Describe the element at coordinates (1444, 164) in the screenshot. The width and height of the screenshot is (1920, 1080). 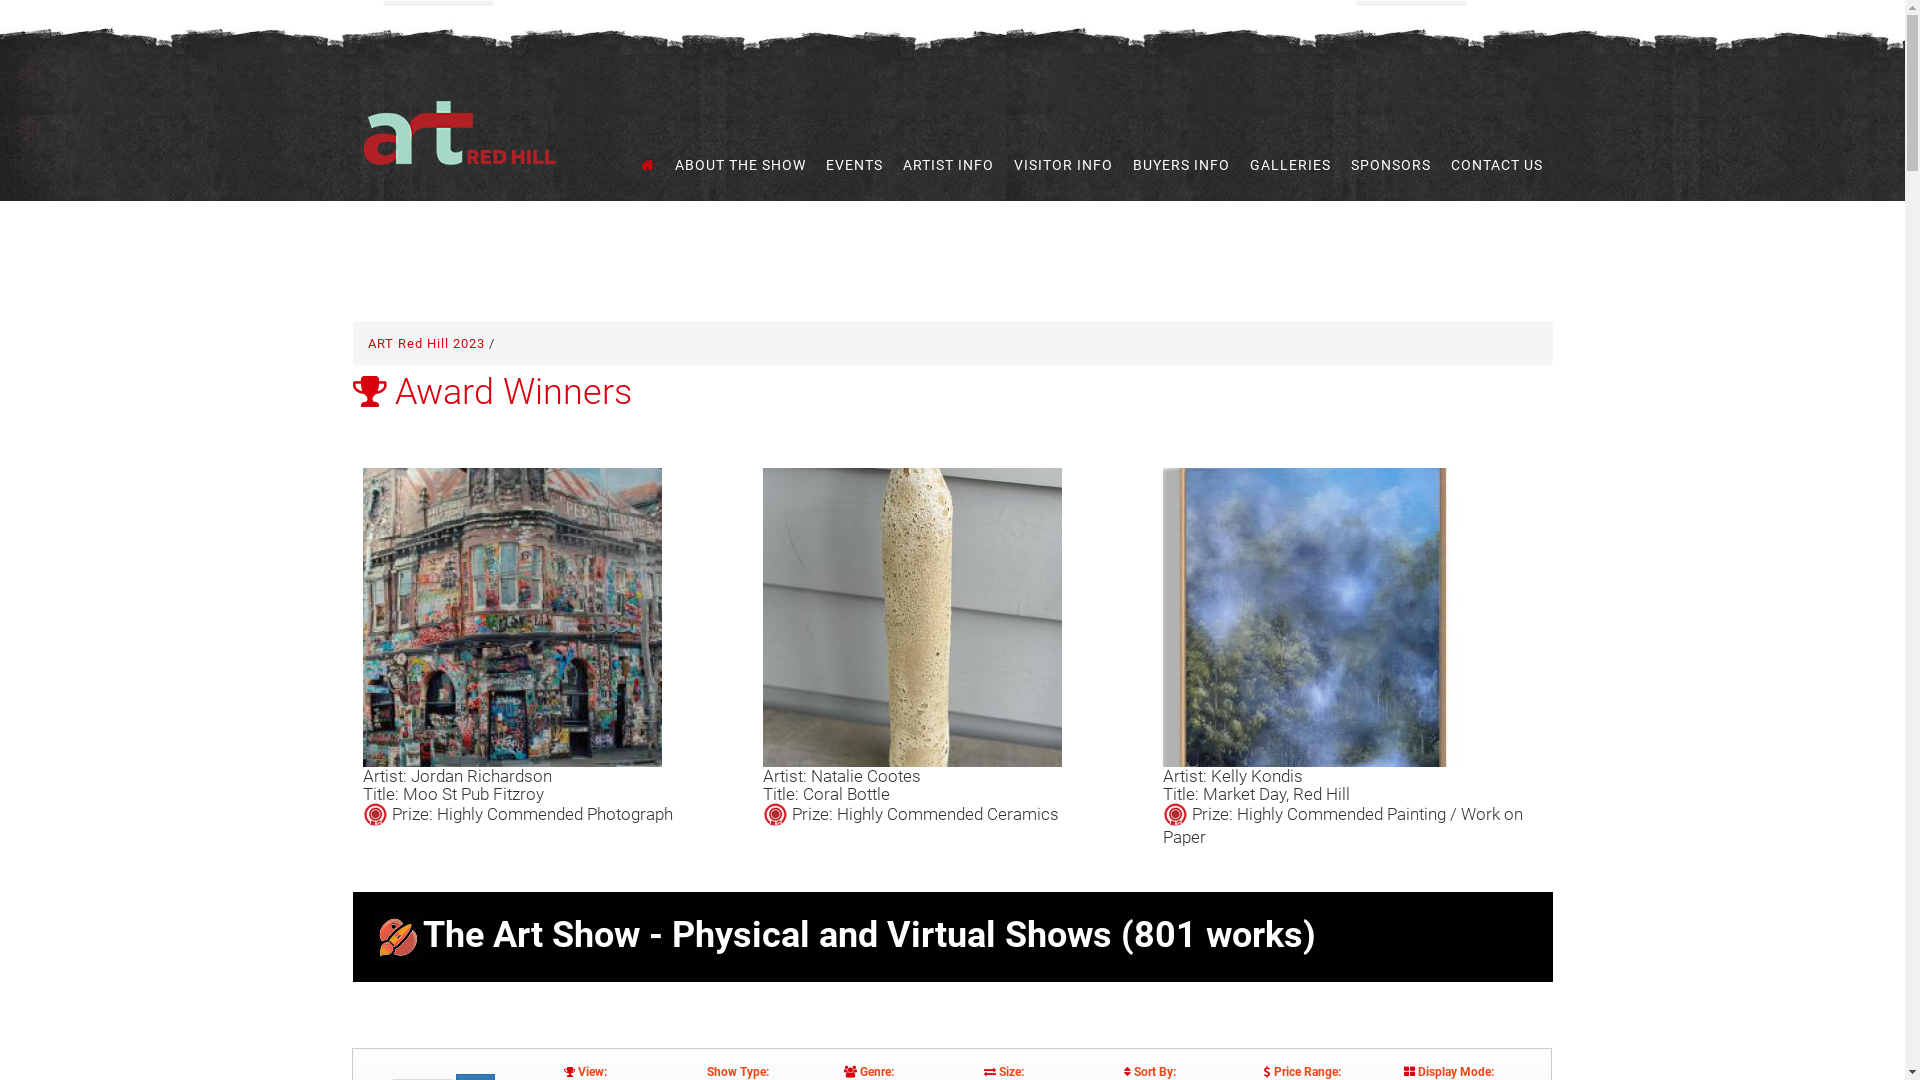
I see `'CONTACT US'` at that location.